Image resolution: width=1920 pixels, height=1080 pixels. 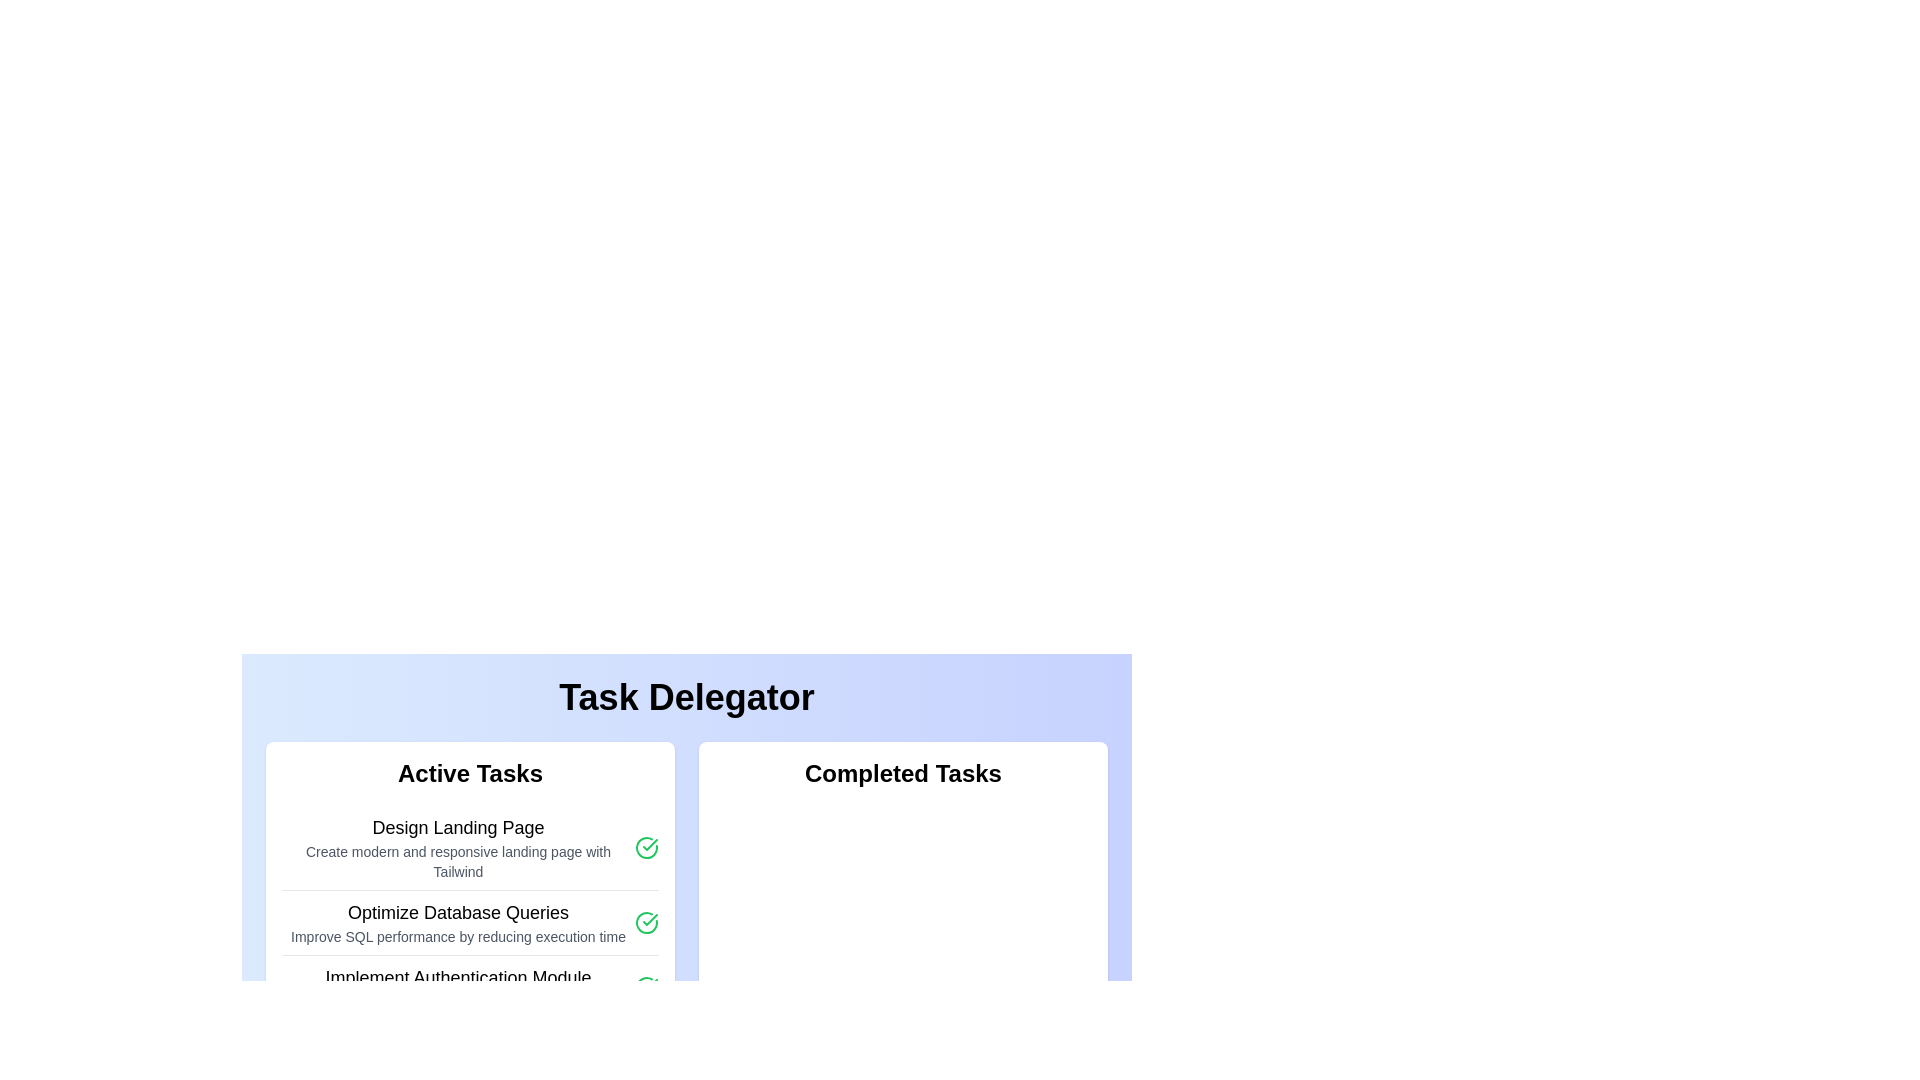 I want to click on the task description text for 'Optimize Database Queries' in the 'Active Tasks' section, so click(x=469, y=923).